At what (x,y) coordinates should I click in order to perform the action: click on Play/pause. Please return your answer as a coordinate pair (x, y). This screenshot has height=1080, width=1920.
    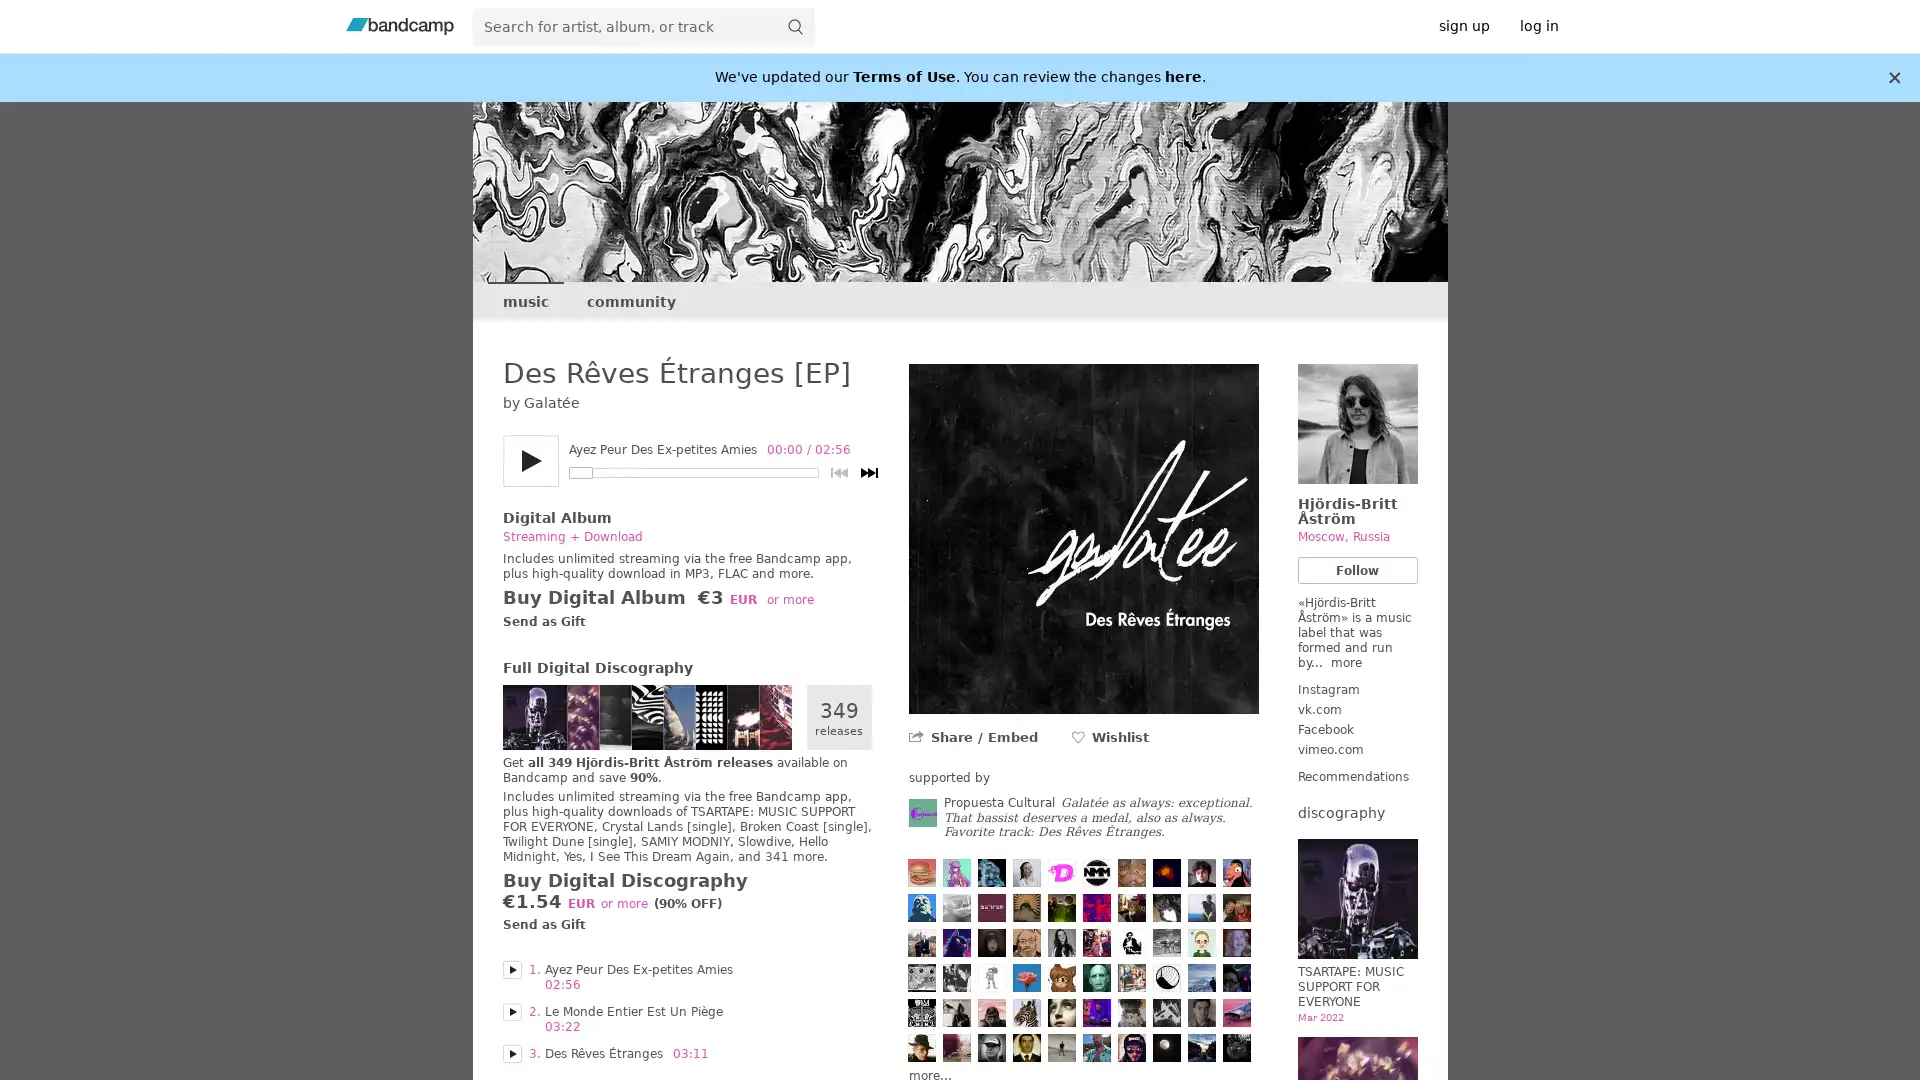
    Looking at the image, I should click on (529, 461).